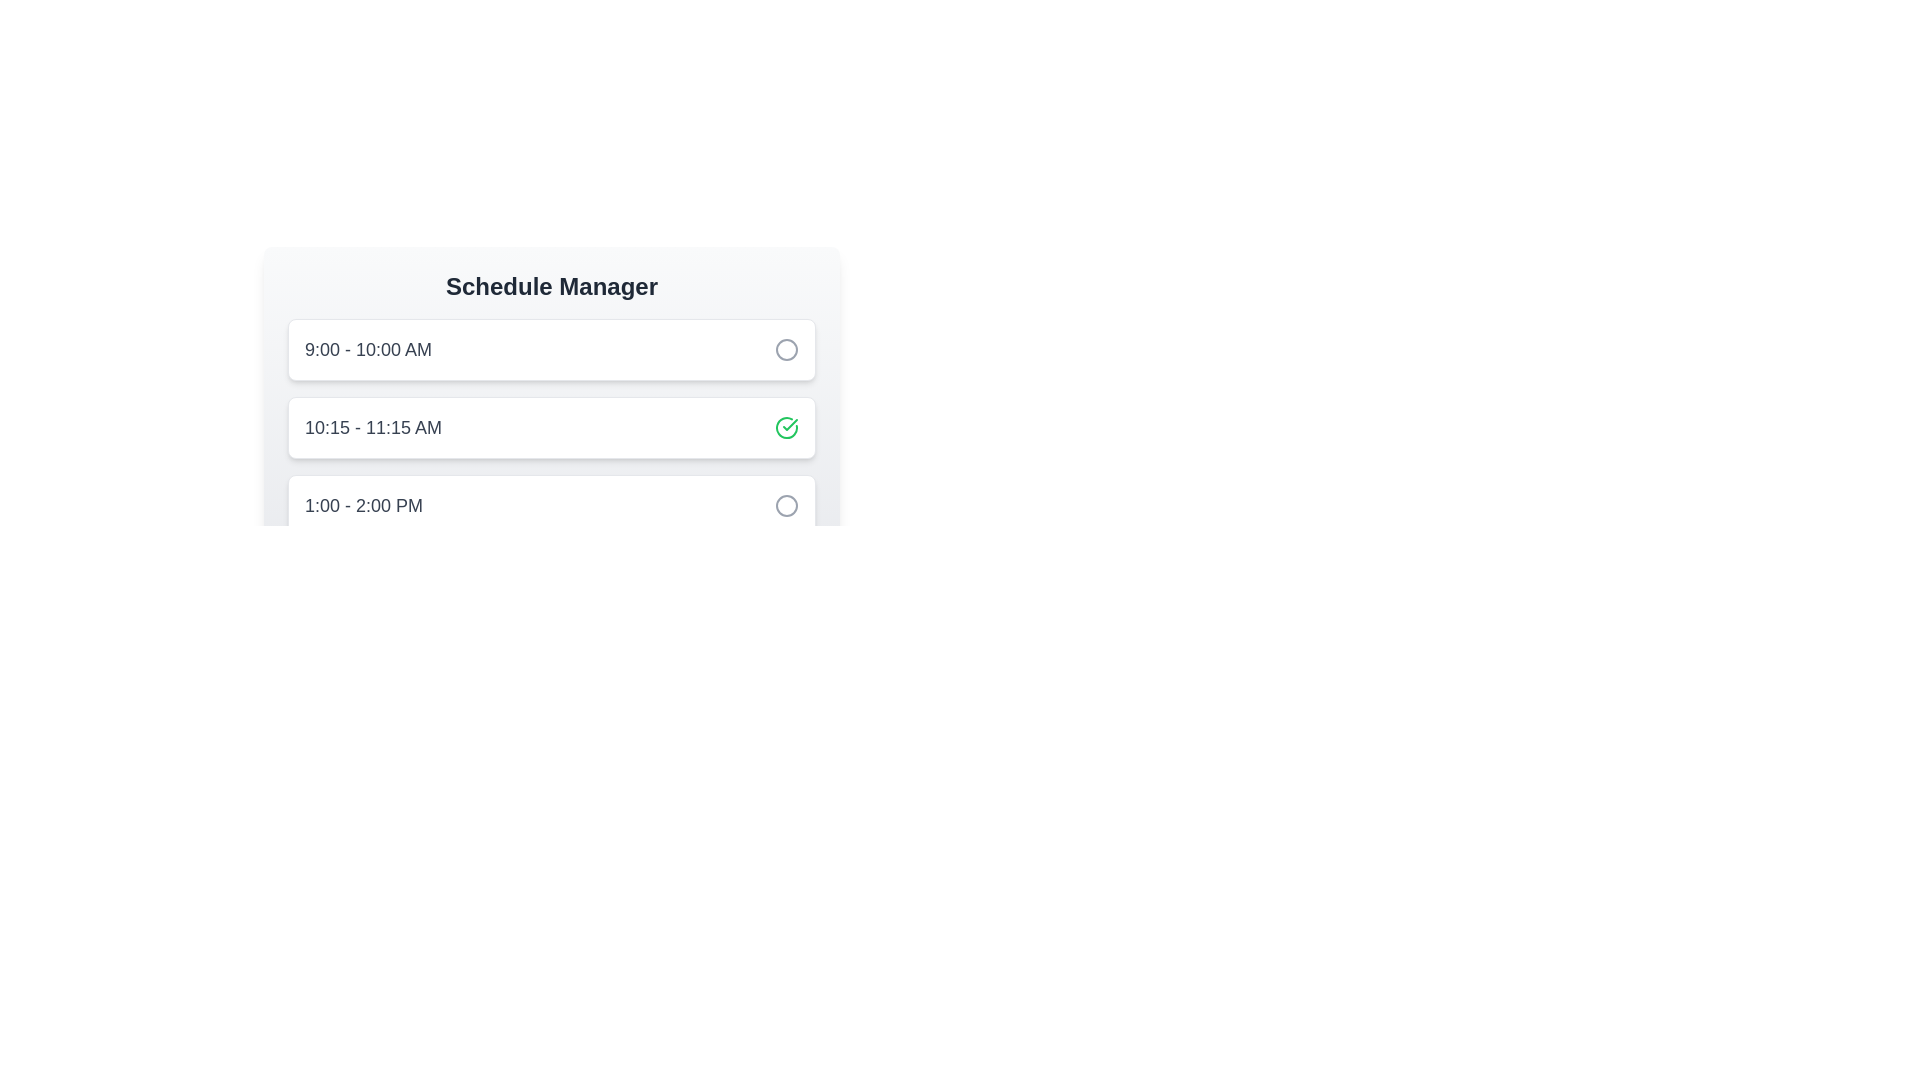 The image size is (1920, 1080). I want to click on the timeslot corresponding to 3, so click(552, 504).